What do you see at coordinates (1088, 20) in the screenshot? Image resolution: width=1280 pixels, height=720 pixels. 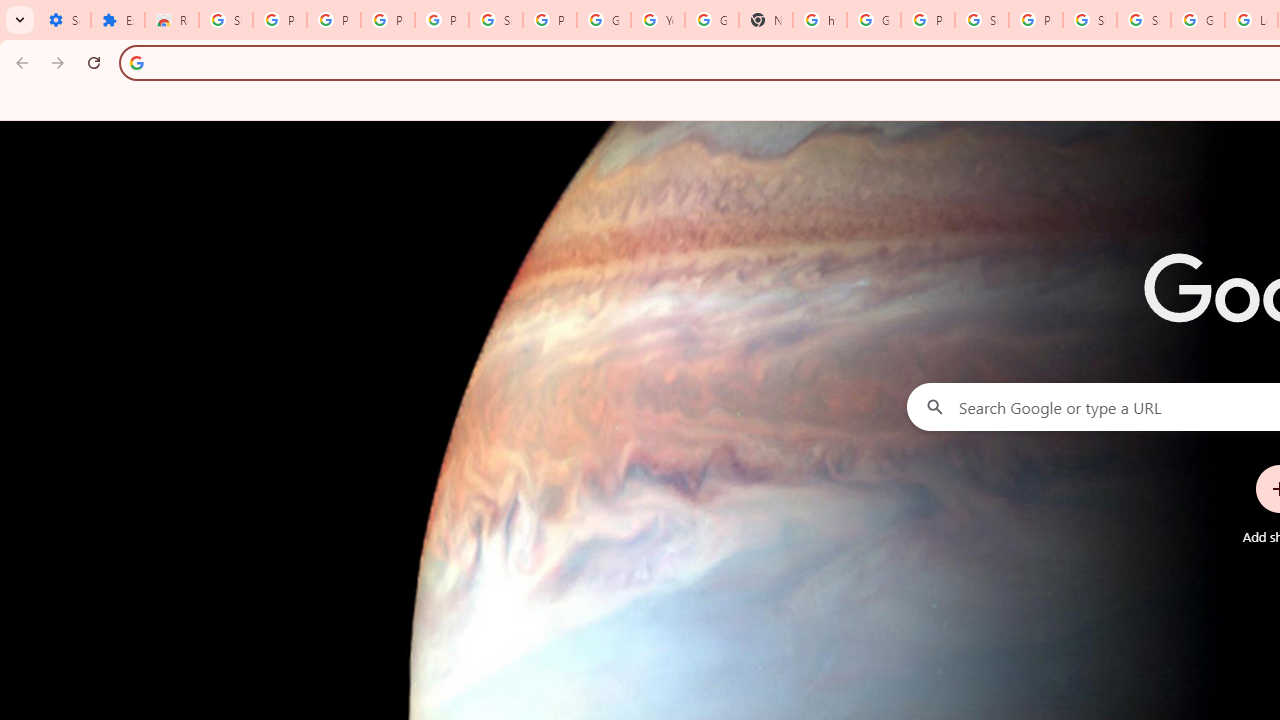 I see `'Sign in - Google Accounts'` at bounding box center [1088, 20].